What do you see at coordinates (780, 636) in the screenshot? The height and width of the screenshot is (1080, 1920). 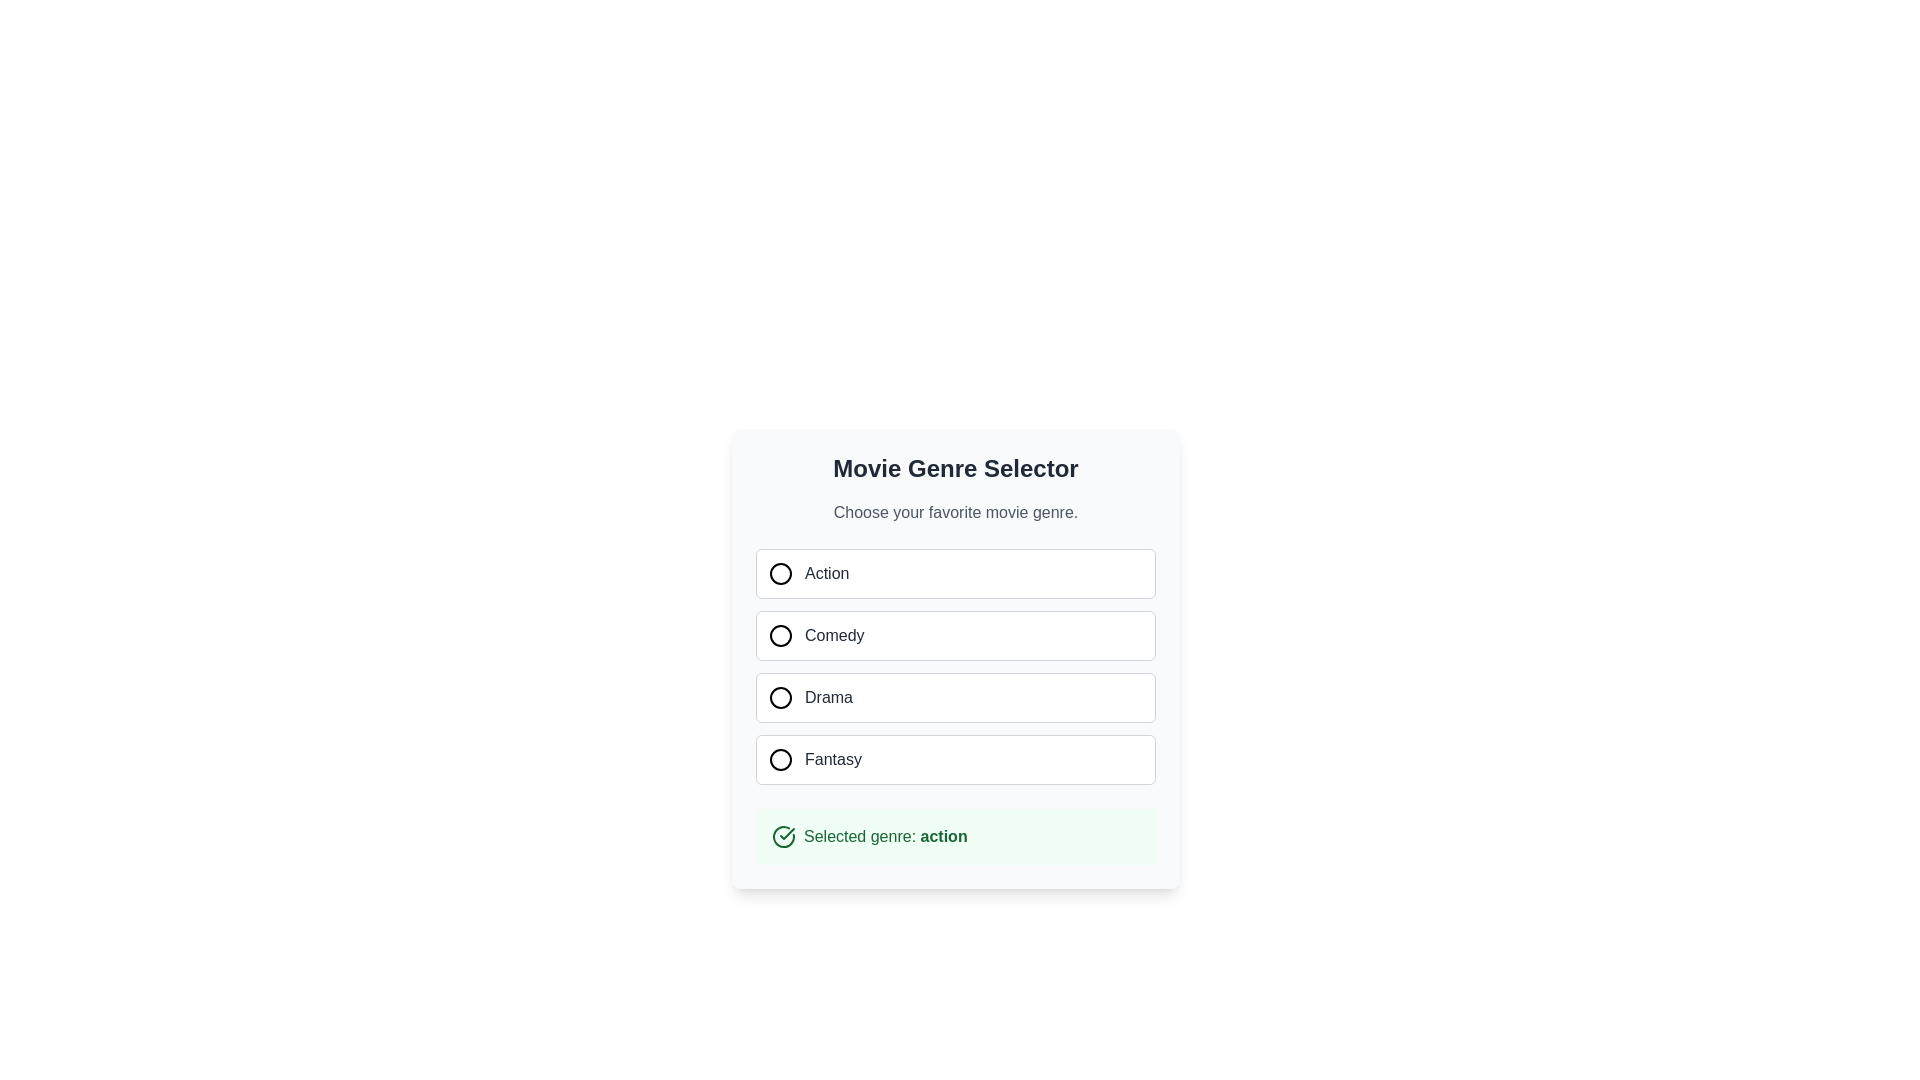 I see `the 'Comedy' radio button graphic indicator, which is the second option in a group of four, located between 'Action' and 'Drama.'` at bounding box center [780, 636].